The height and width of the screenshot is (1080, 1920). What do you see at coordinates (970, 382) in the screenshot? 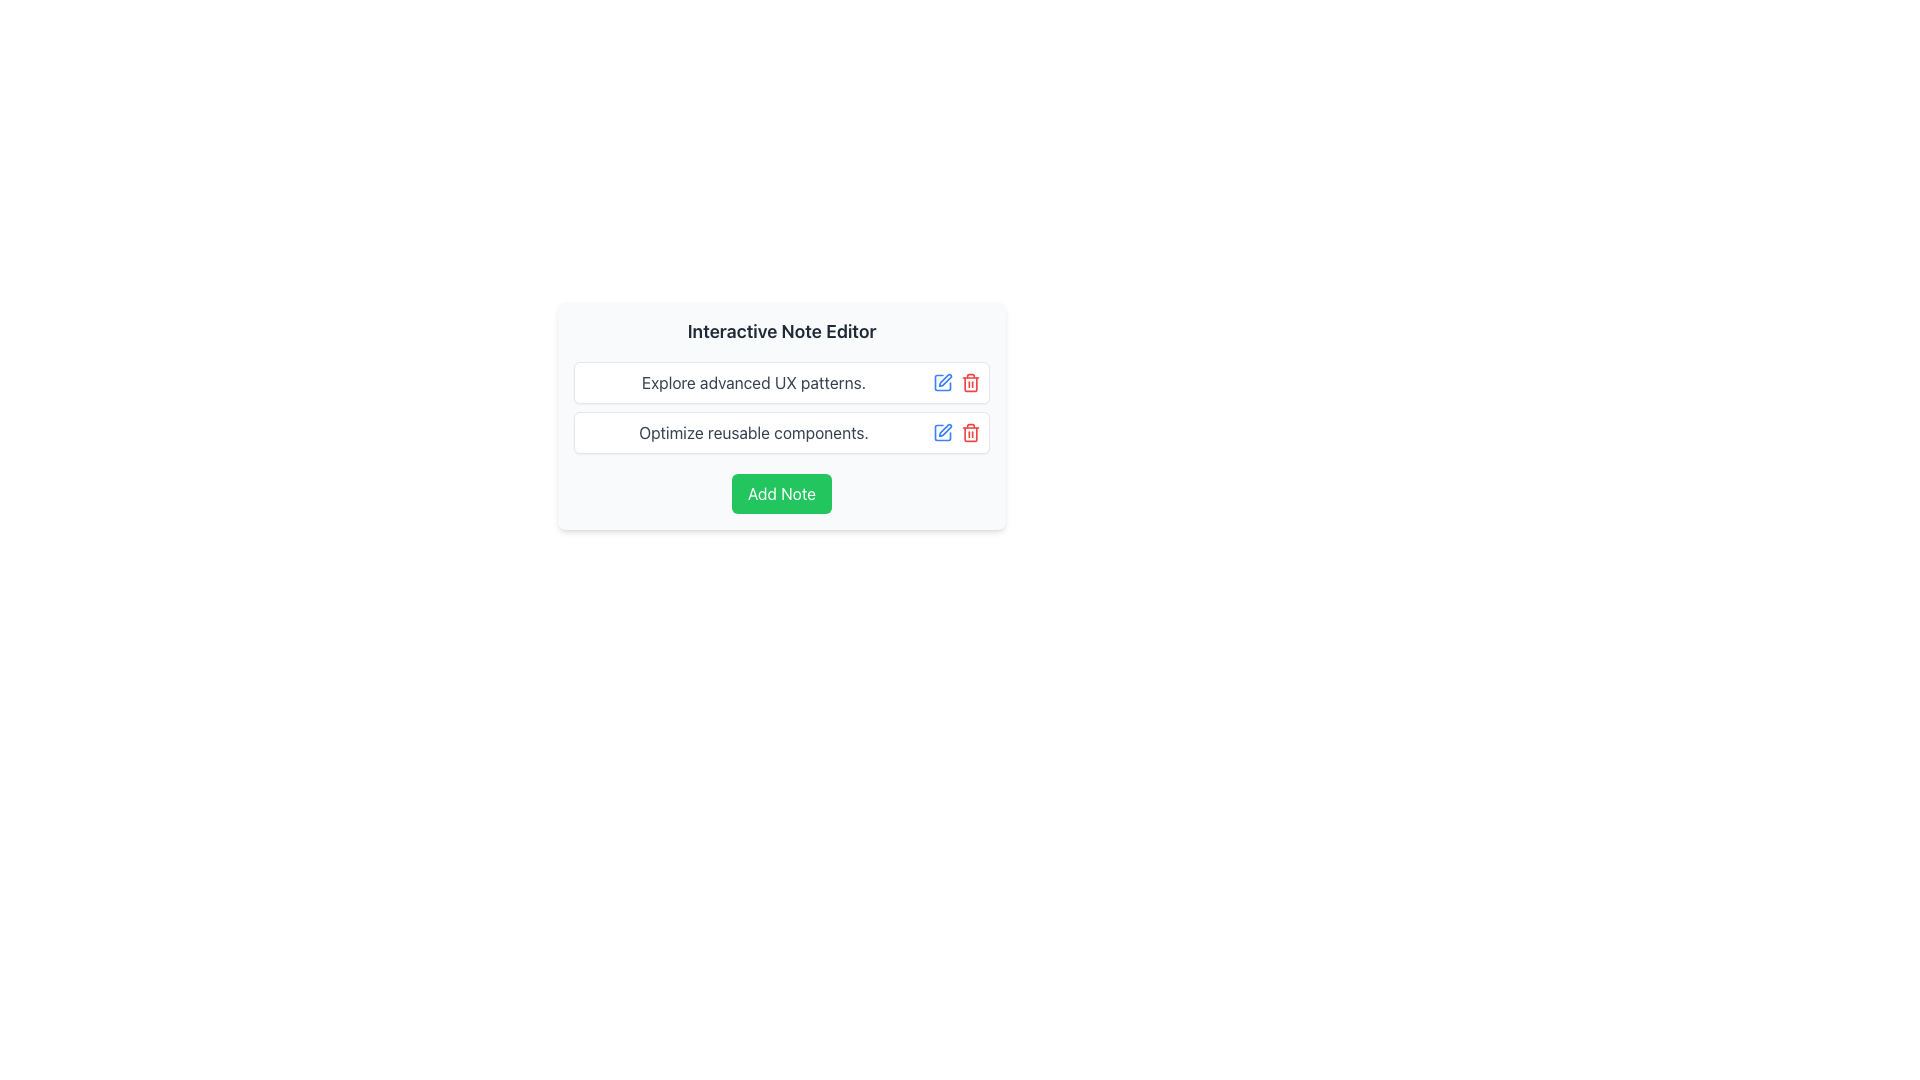
I see `the trash icon, which is styled in red and positioned to the right of the blue edit icon in the row displaying 'Explore advanced UX patterns.'` at bounding box center [970, 382].